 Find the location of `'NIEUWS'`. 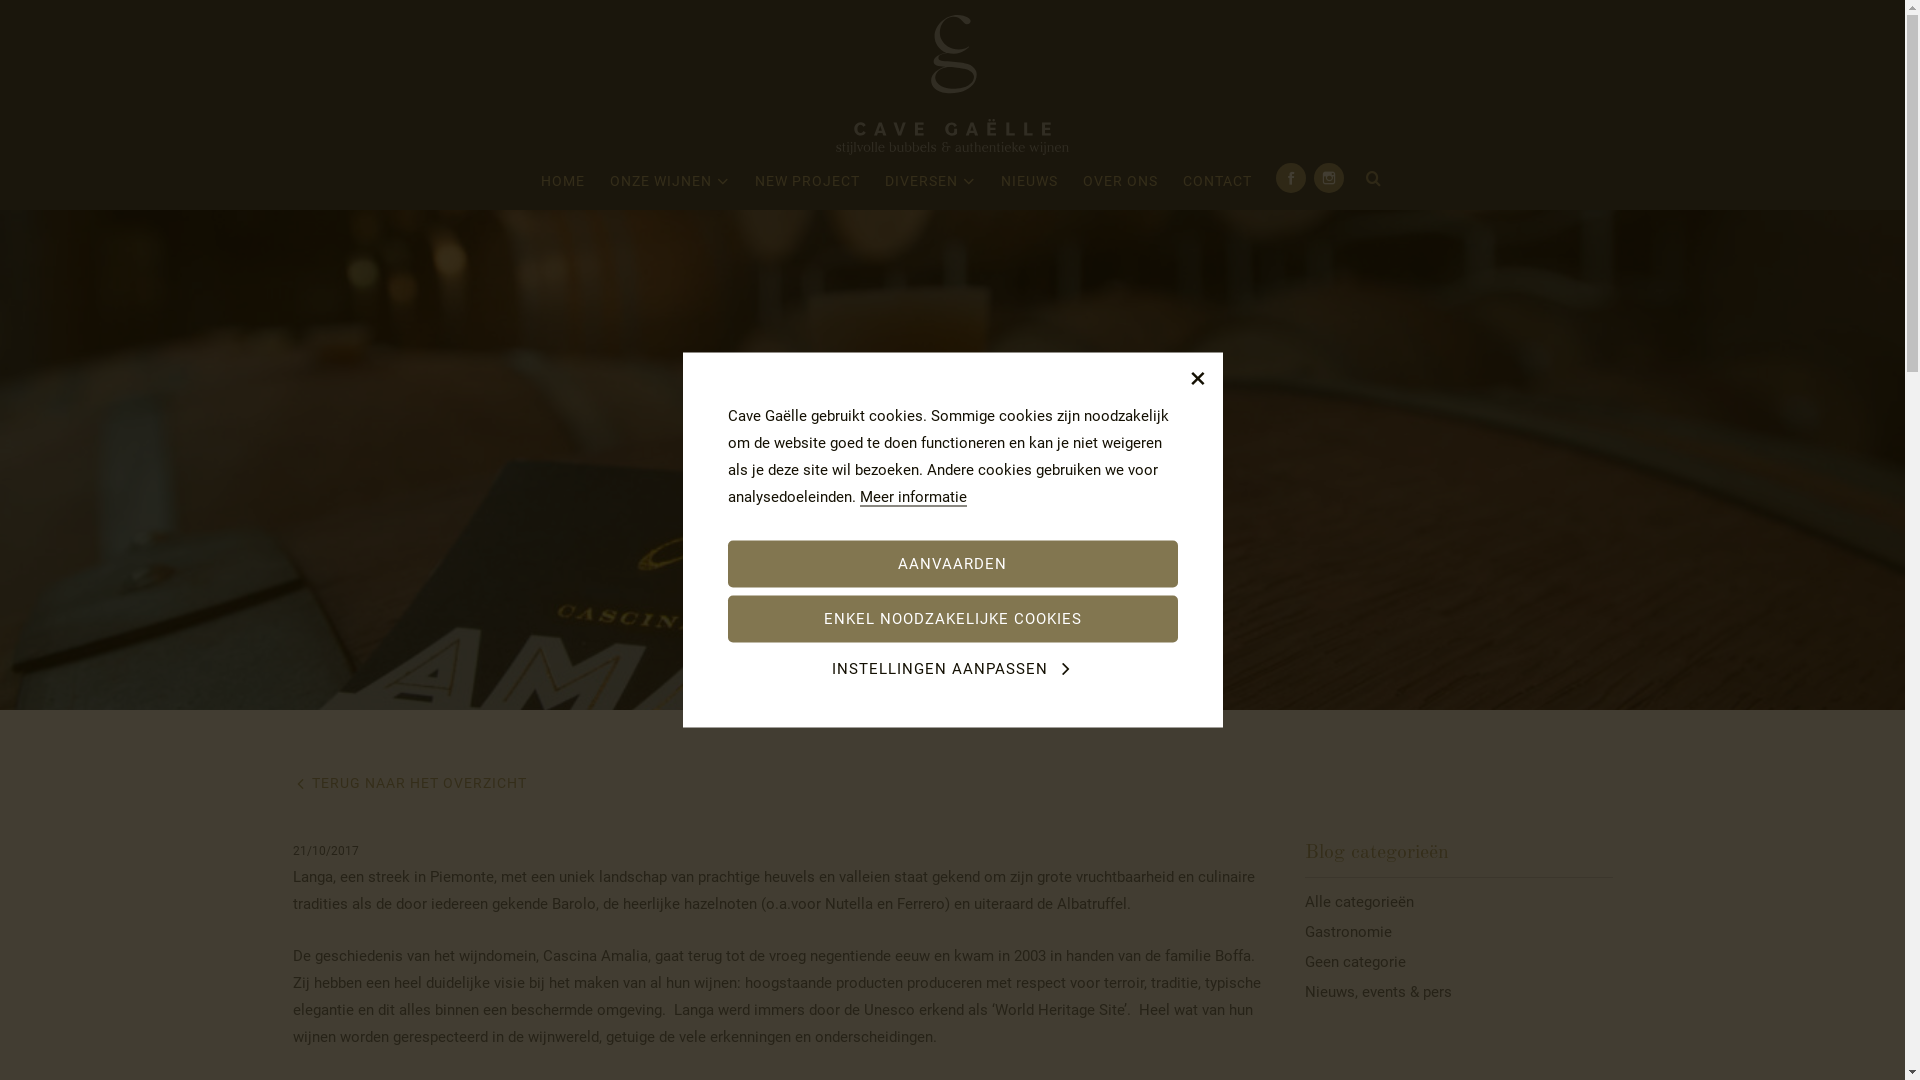

'NIEUWS' is located at coordinates (1029, 185).